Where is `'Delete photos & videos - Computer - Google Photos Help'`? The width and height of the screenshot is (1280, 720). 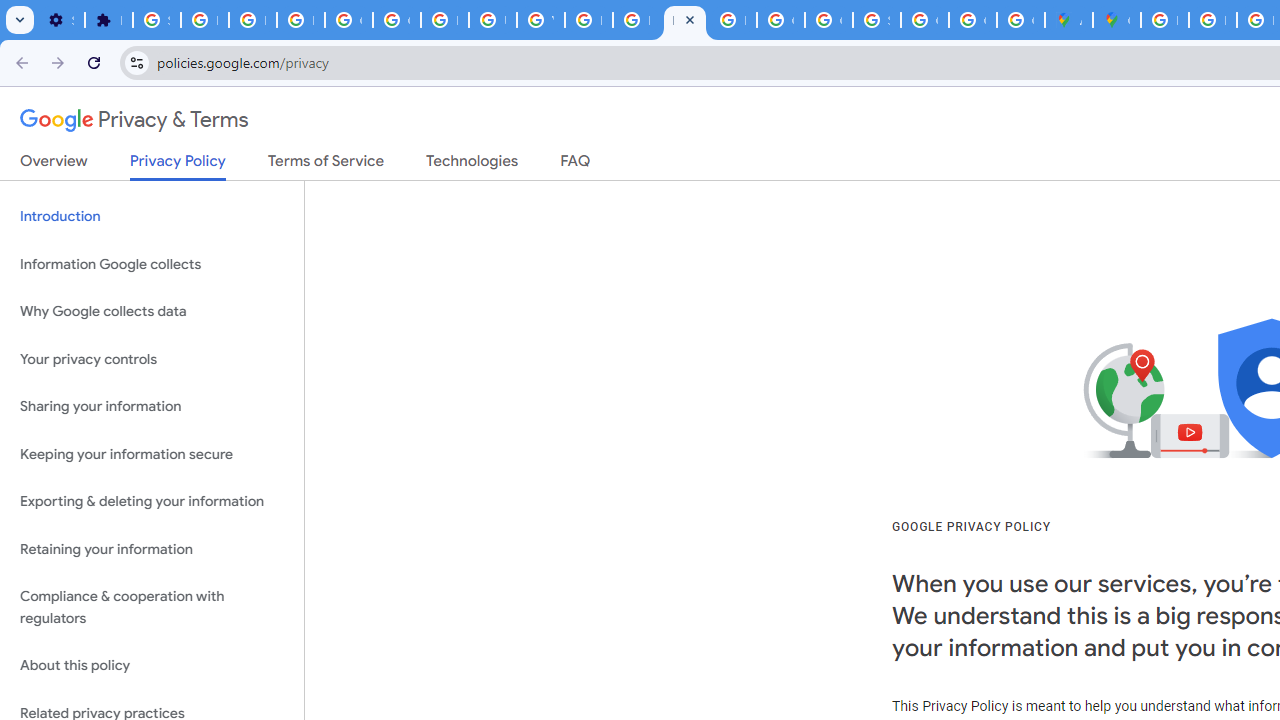
'Delete photos & videos - Computer - Google Photos Help' is located at coordinates (204, 20).